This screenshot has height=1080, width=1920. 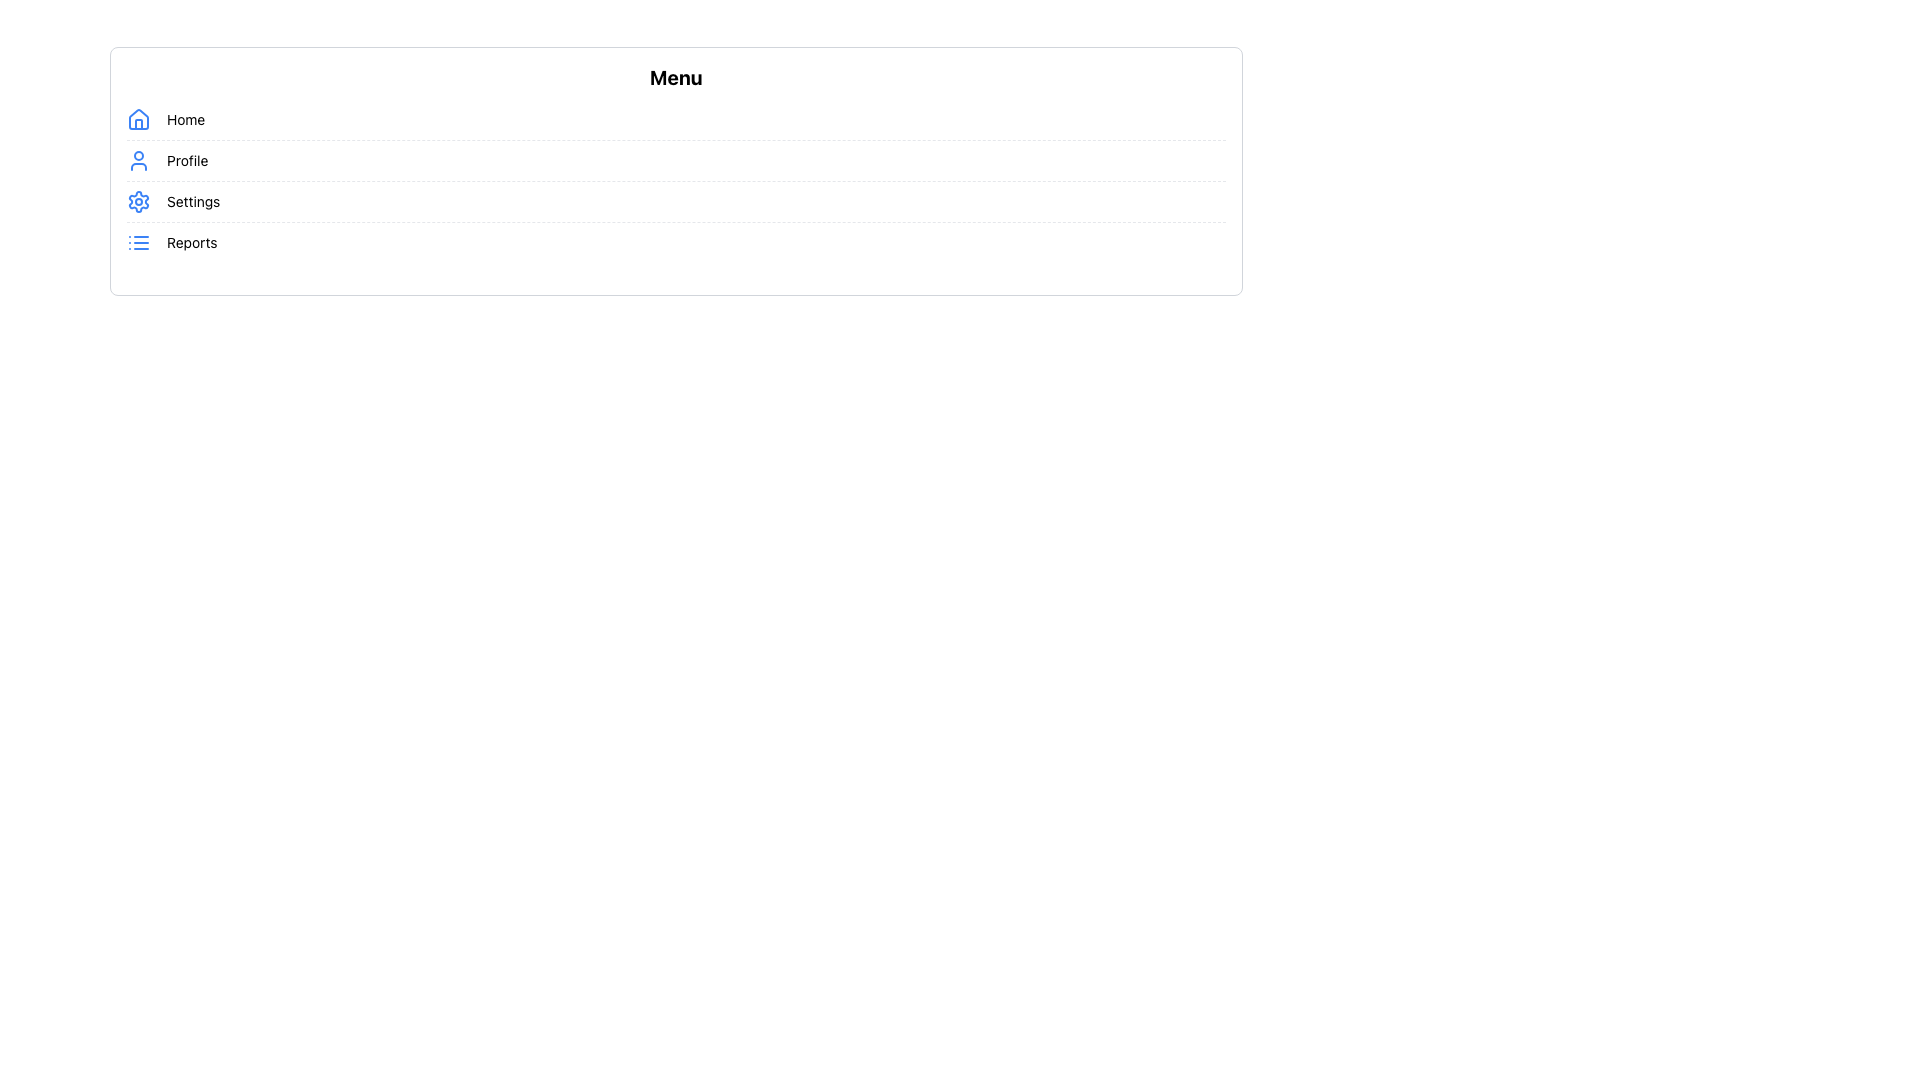 I want to click on the visual identifier icon for the 'Reports' menu entry, which is positioned as the leftmost component in the vertically stacked menu list, so click(x=138, y=242).